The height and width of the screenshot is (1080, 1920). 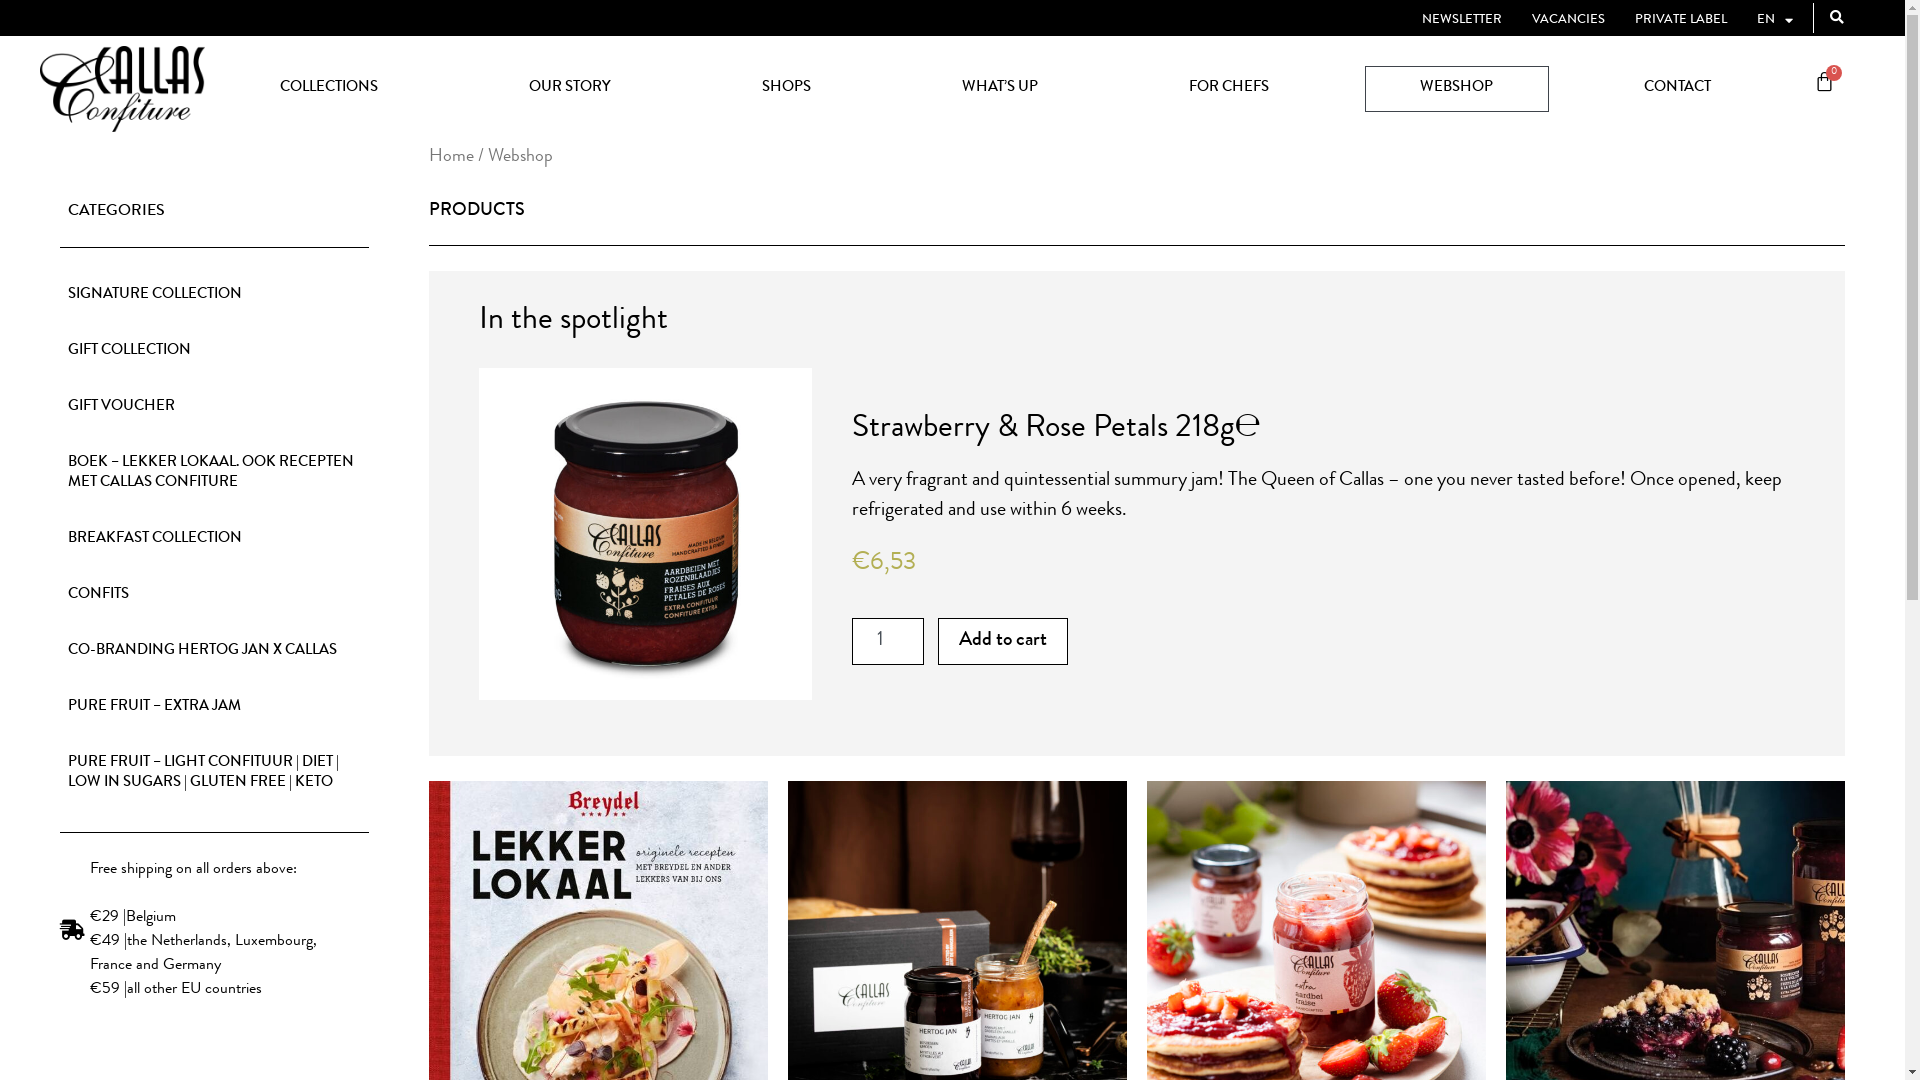 I want to click on 'FOR CHEFS', so click(x=1228, y=87).